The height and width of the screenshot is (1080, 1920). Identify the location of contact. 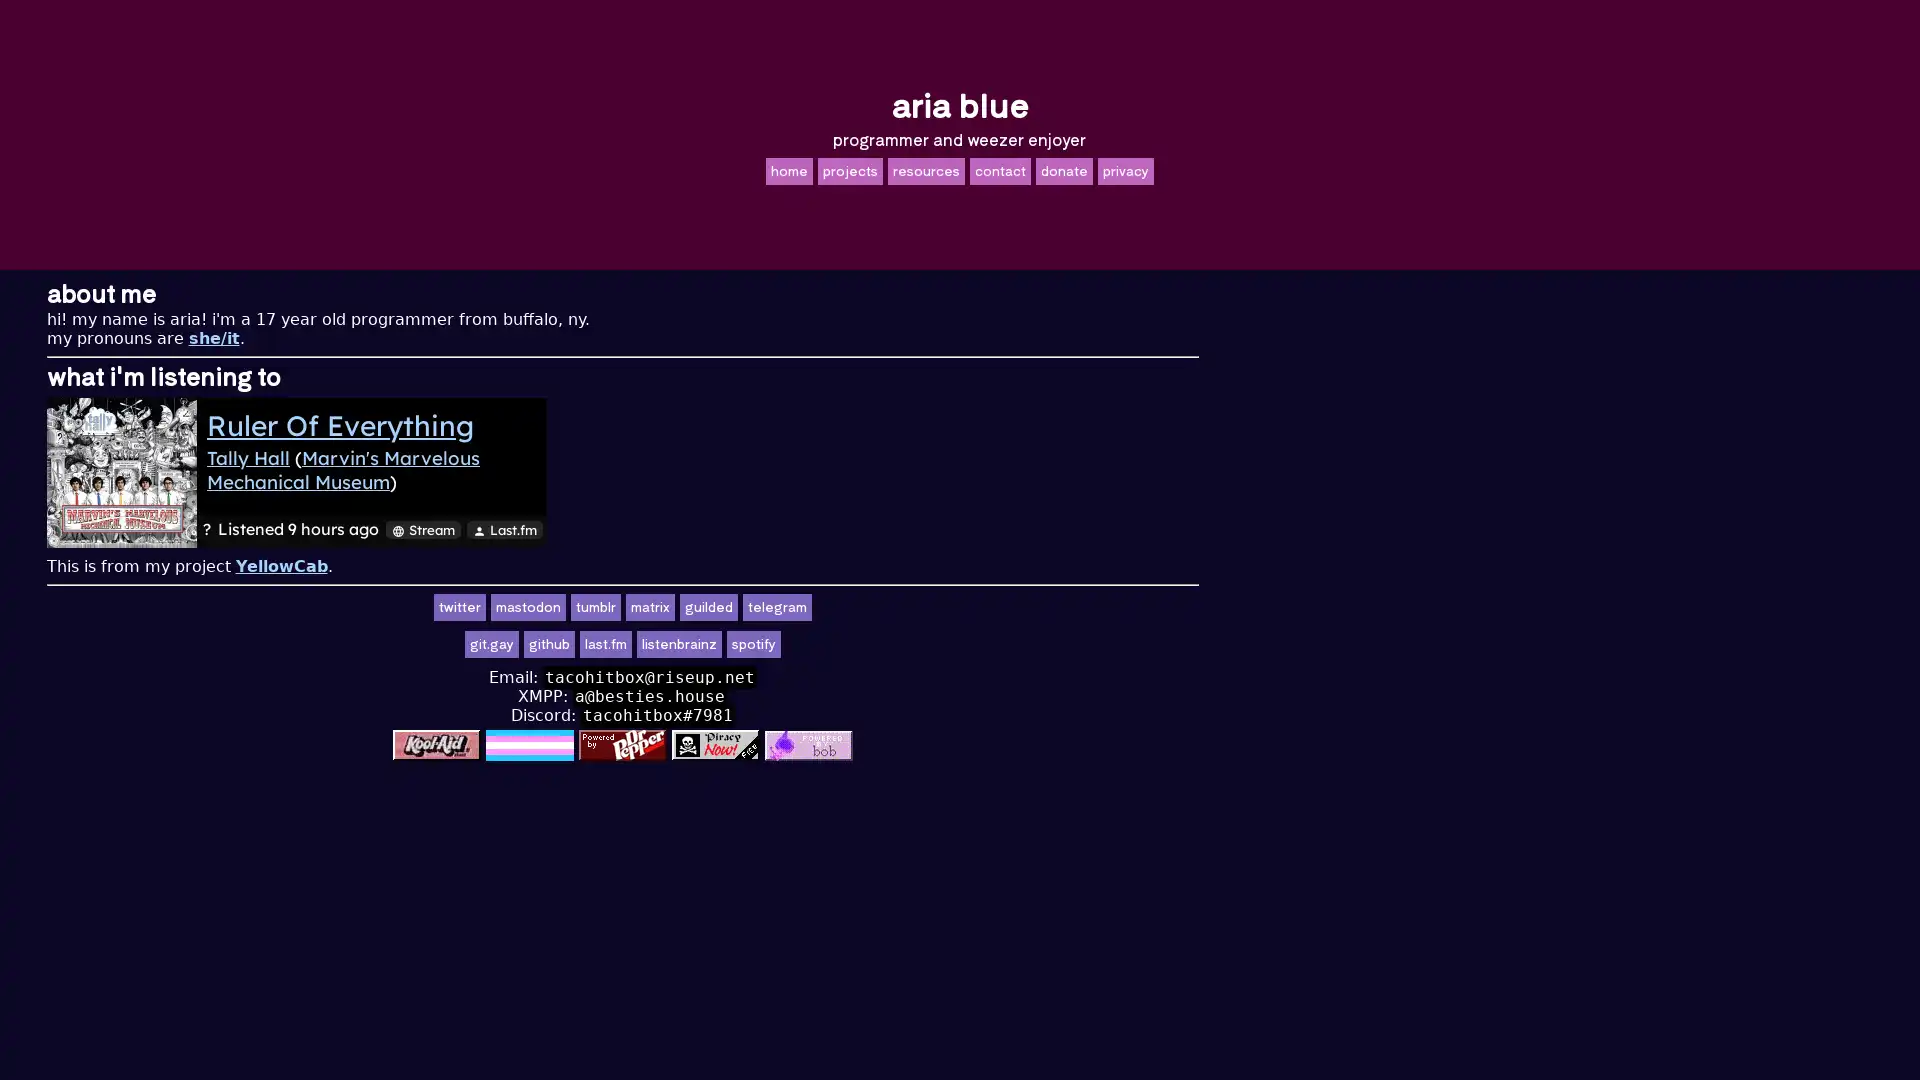
(999, 169).